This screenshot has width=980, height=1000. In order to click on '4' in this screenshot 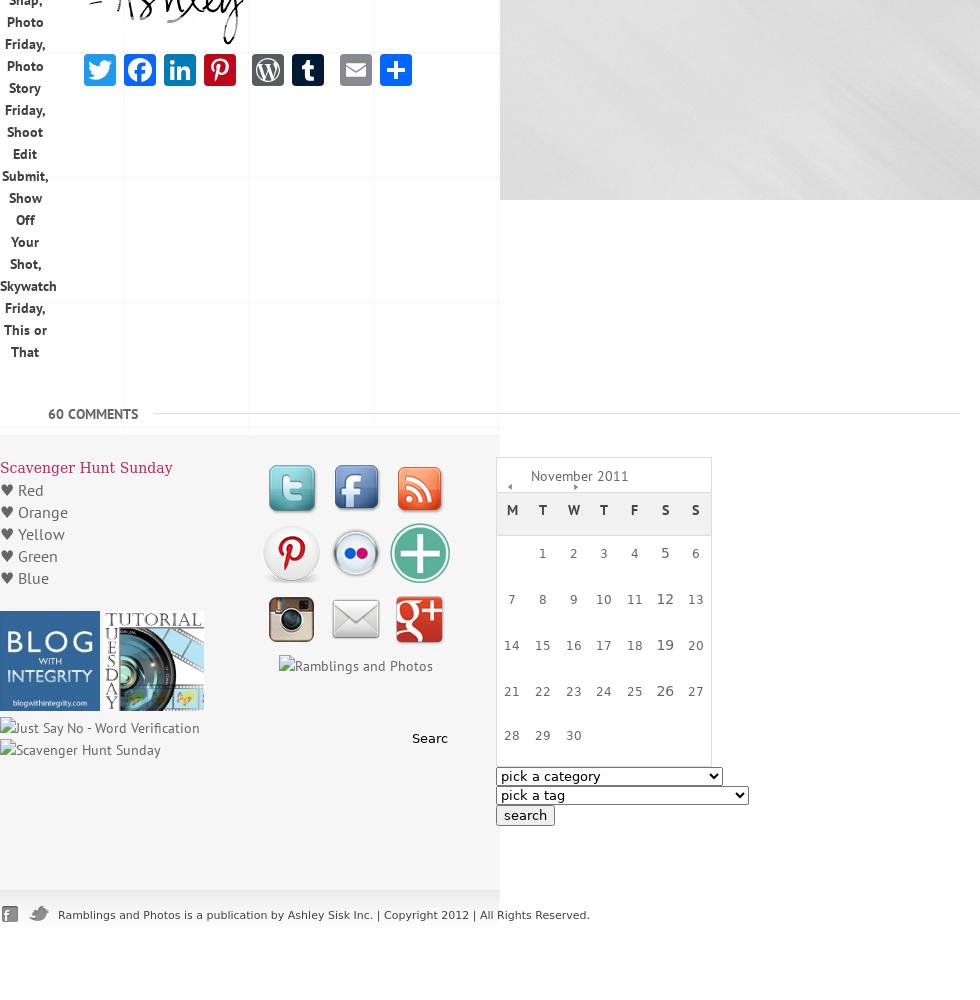, I will do `click(631, 554)`.